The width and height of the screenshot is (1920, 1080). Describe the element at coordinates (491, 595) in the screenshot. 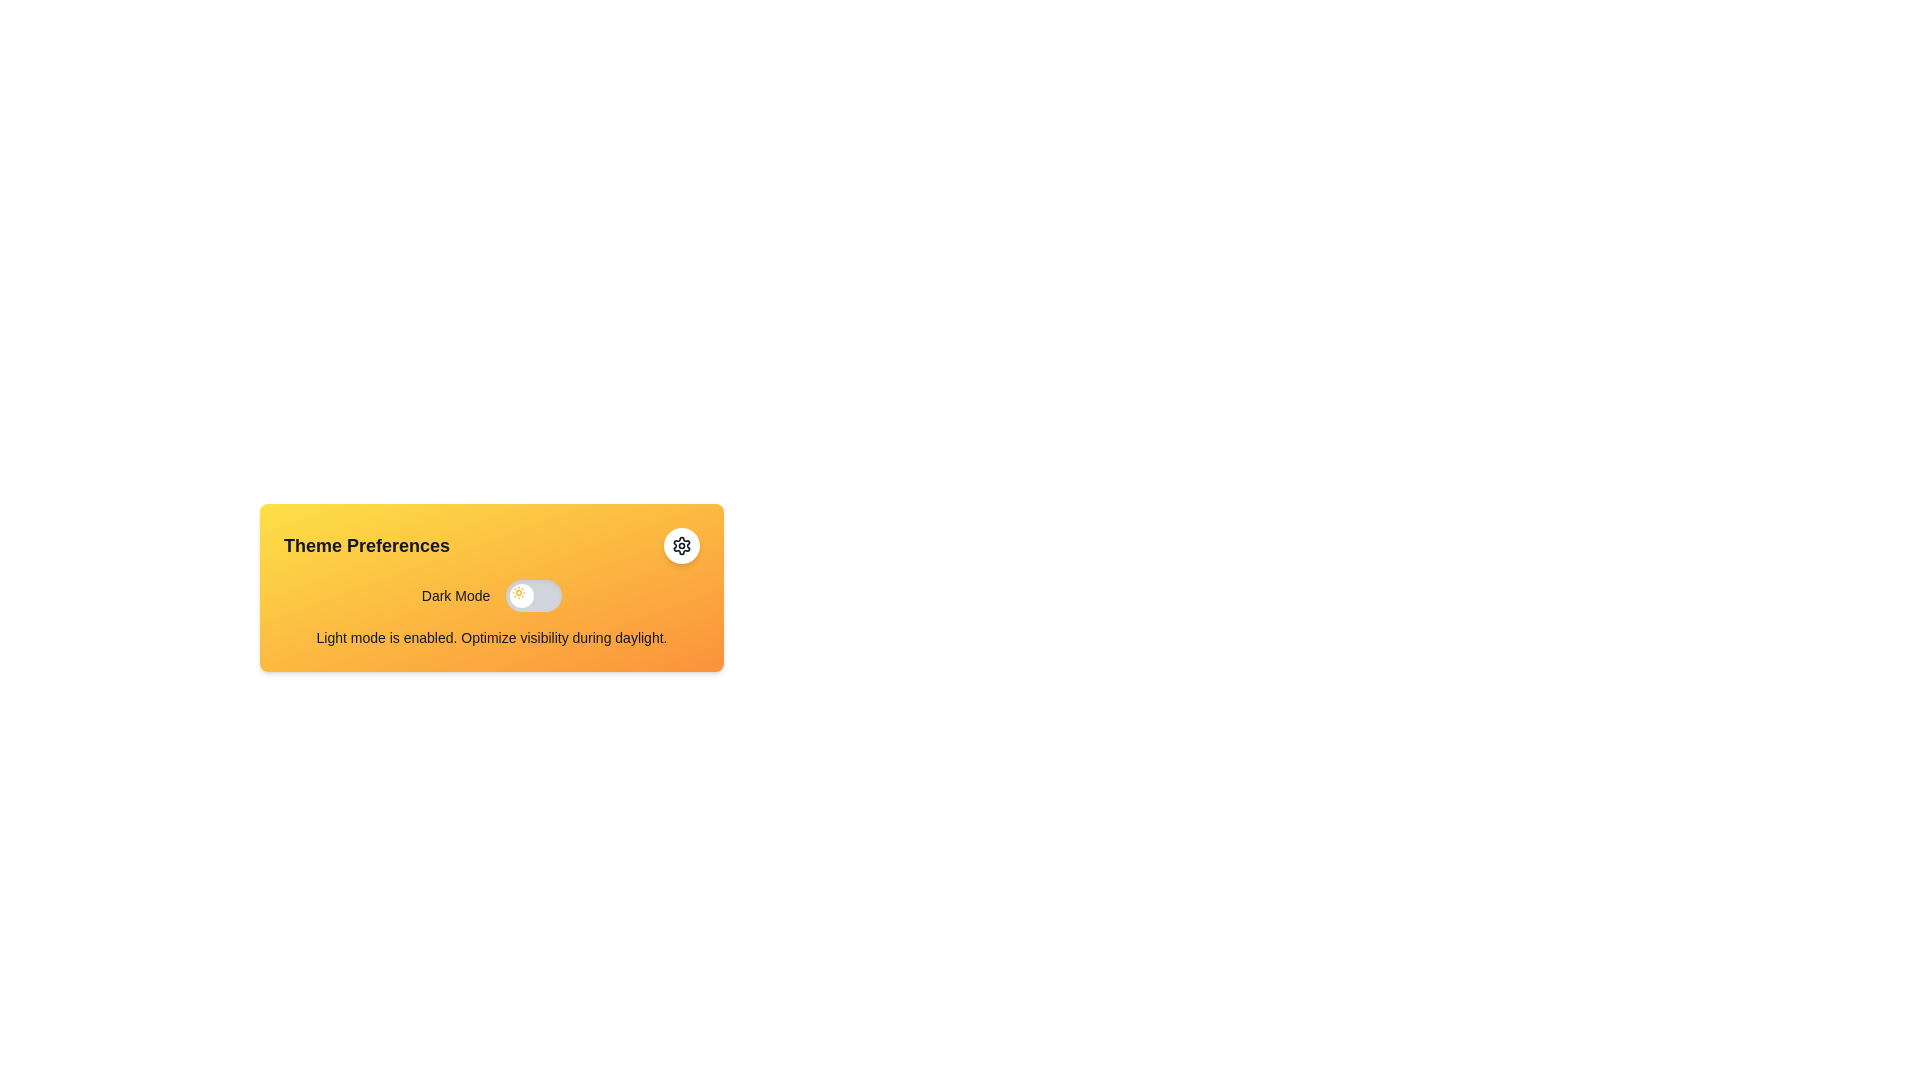

I see `the 'Dark Mode' toggle switch to change its state from inactive to active` at that location.